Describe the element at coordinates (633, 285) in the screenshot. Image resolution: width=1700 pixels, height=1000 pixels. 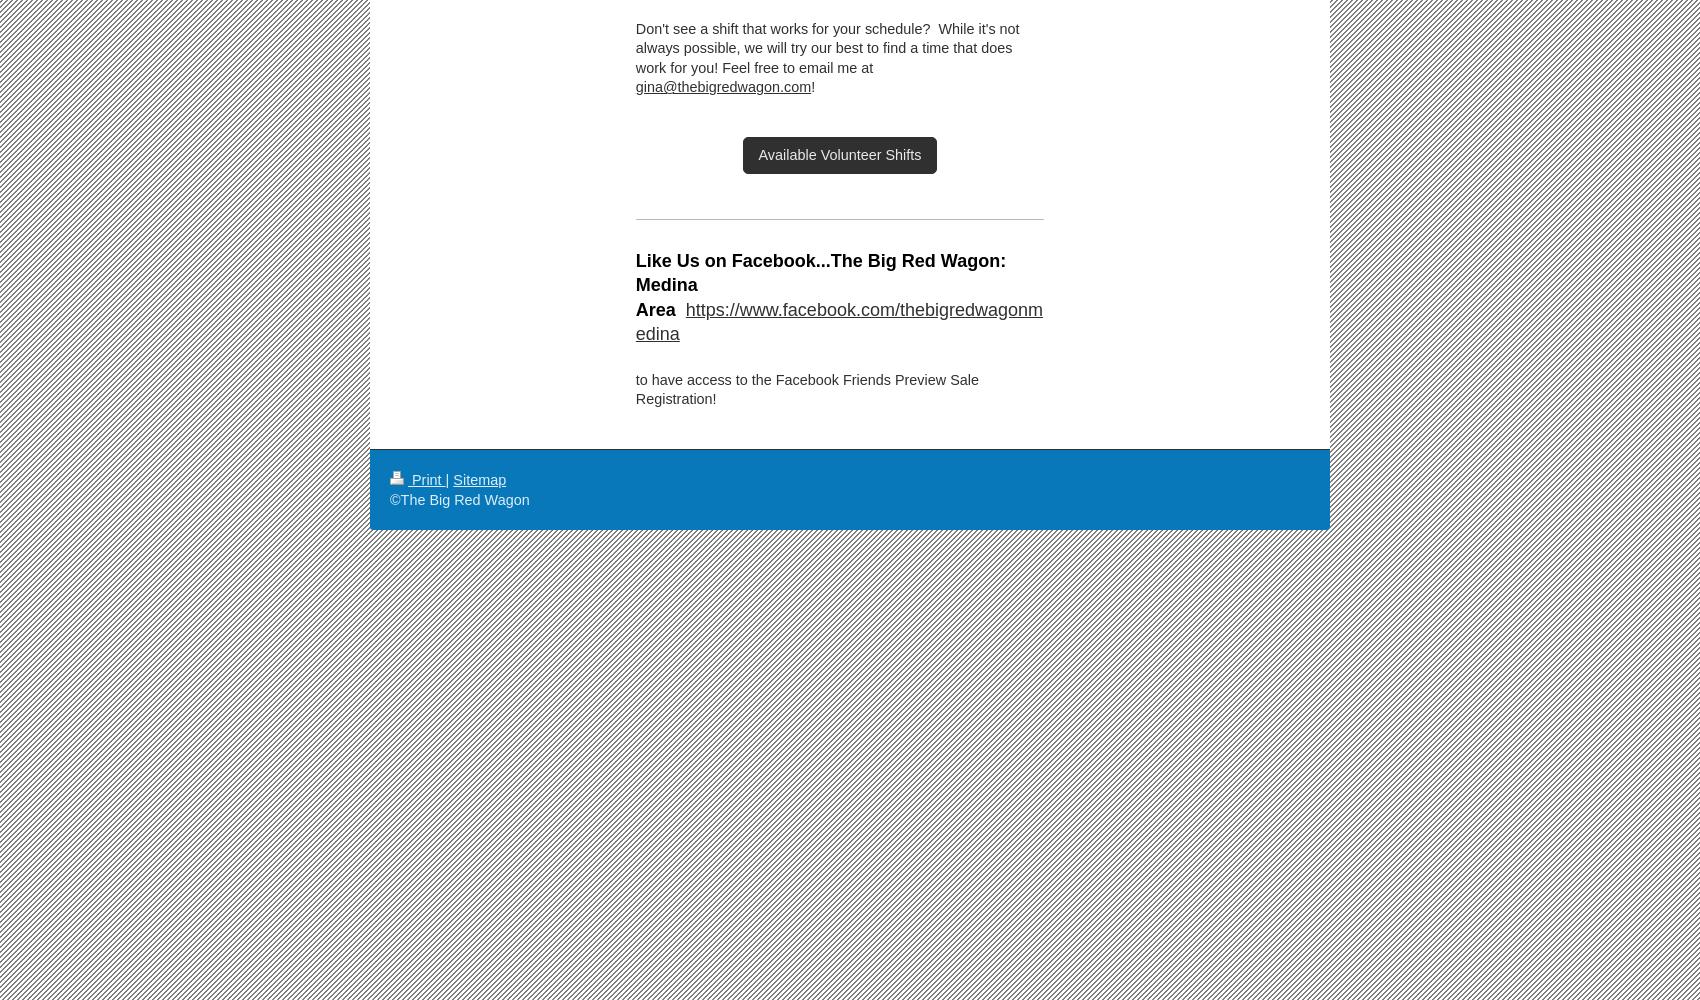
I see `'Like Us on Facebook...The Big Red Wagon:  Medina Area'` at that location.